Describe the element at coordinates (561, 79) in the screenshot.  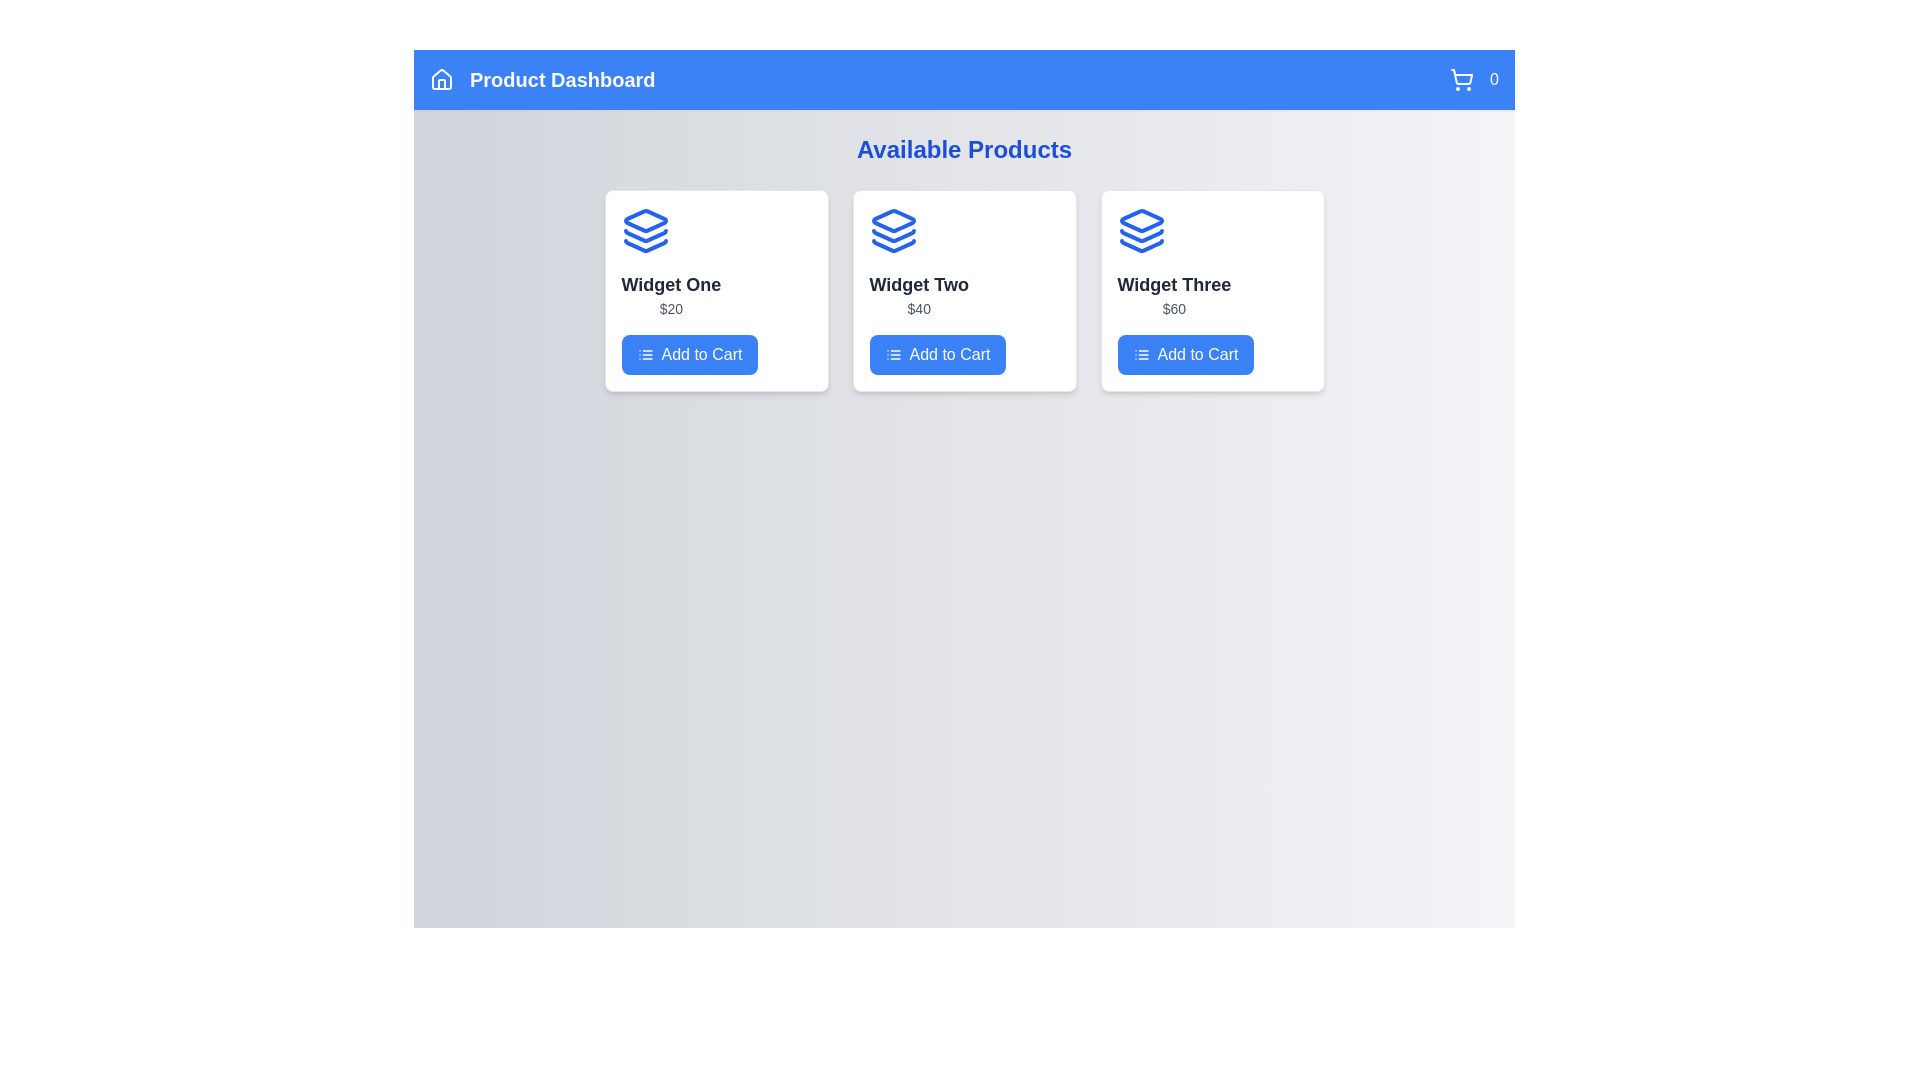
I see `the 'Product Dashboard' text label located in the blue navigation bar, which serves as the title indicating the current section of the application` at that location.